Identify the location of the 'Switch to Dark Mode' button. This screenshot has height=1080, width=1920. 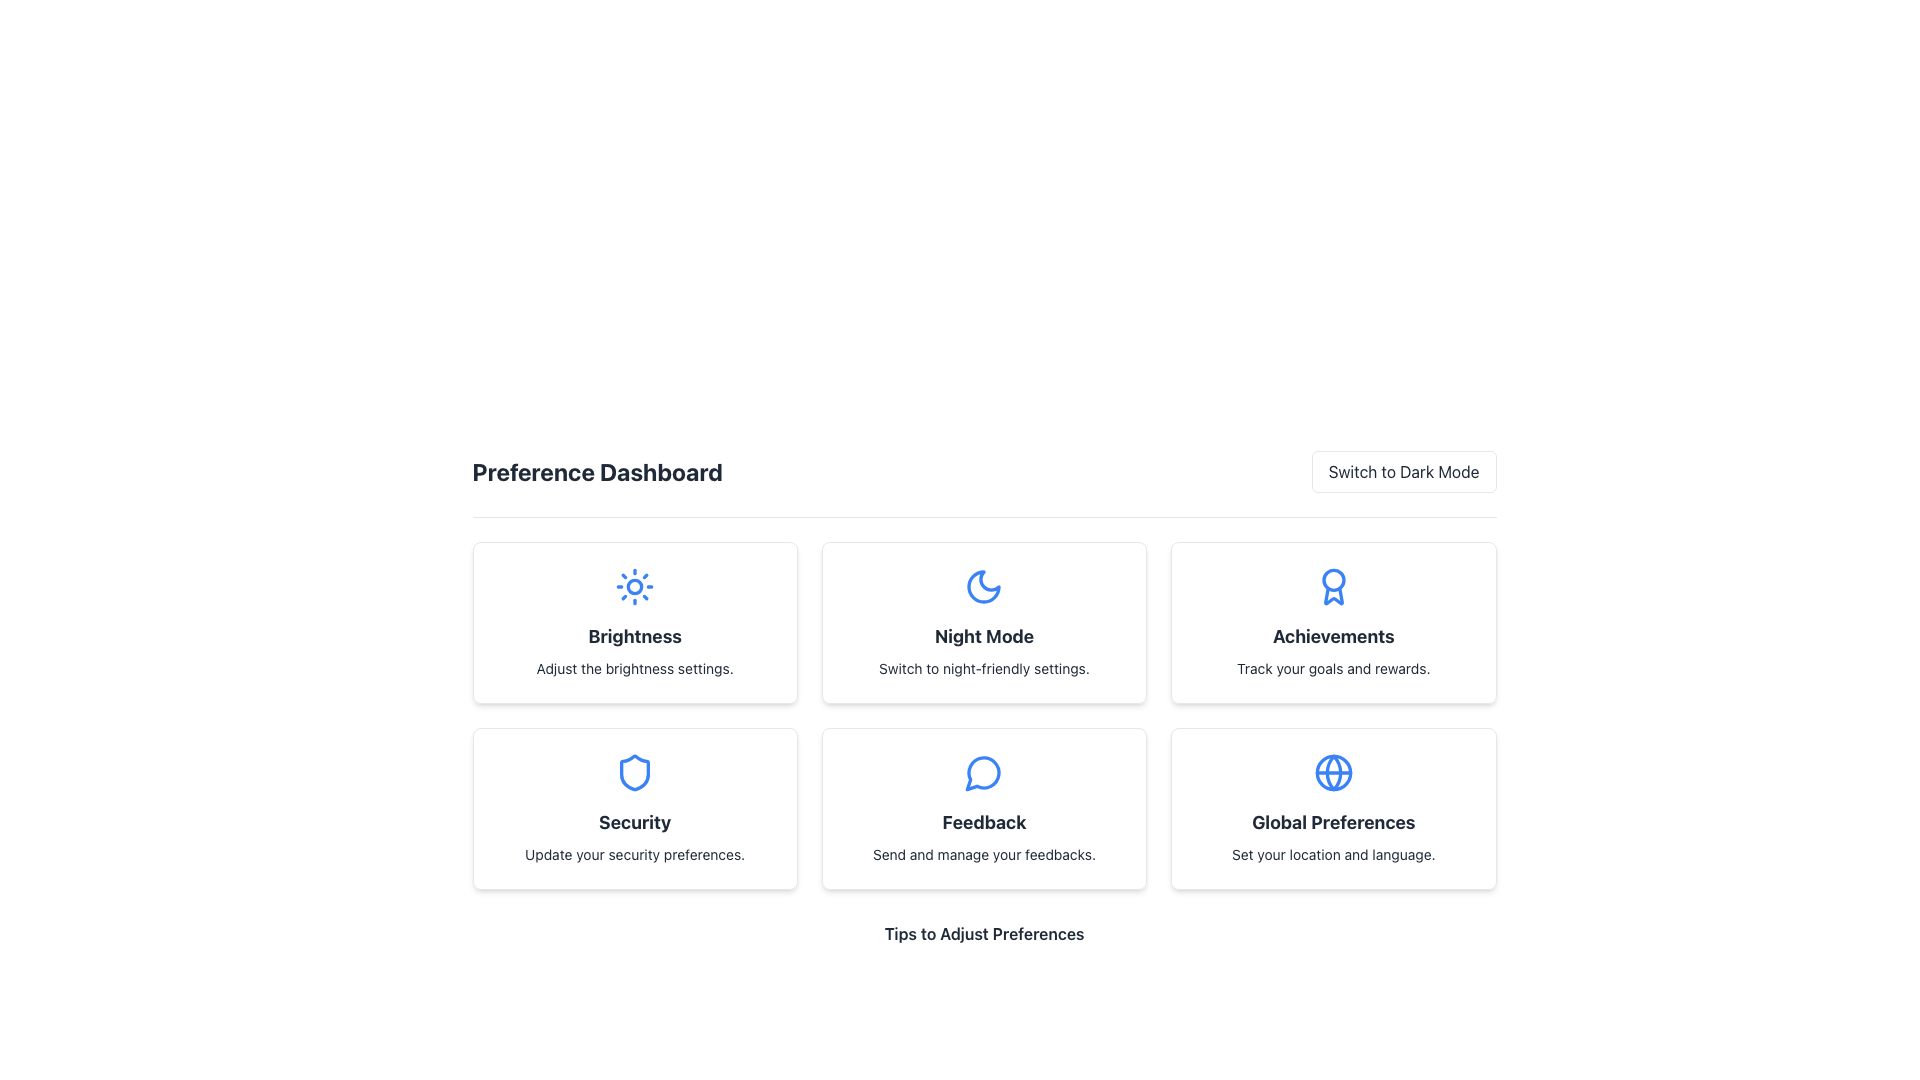
(1403, 471).